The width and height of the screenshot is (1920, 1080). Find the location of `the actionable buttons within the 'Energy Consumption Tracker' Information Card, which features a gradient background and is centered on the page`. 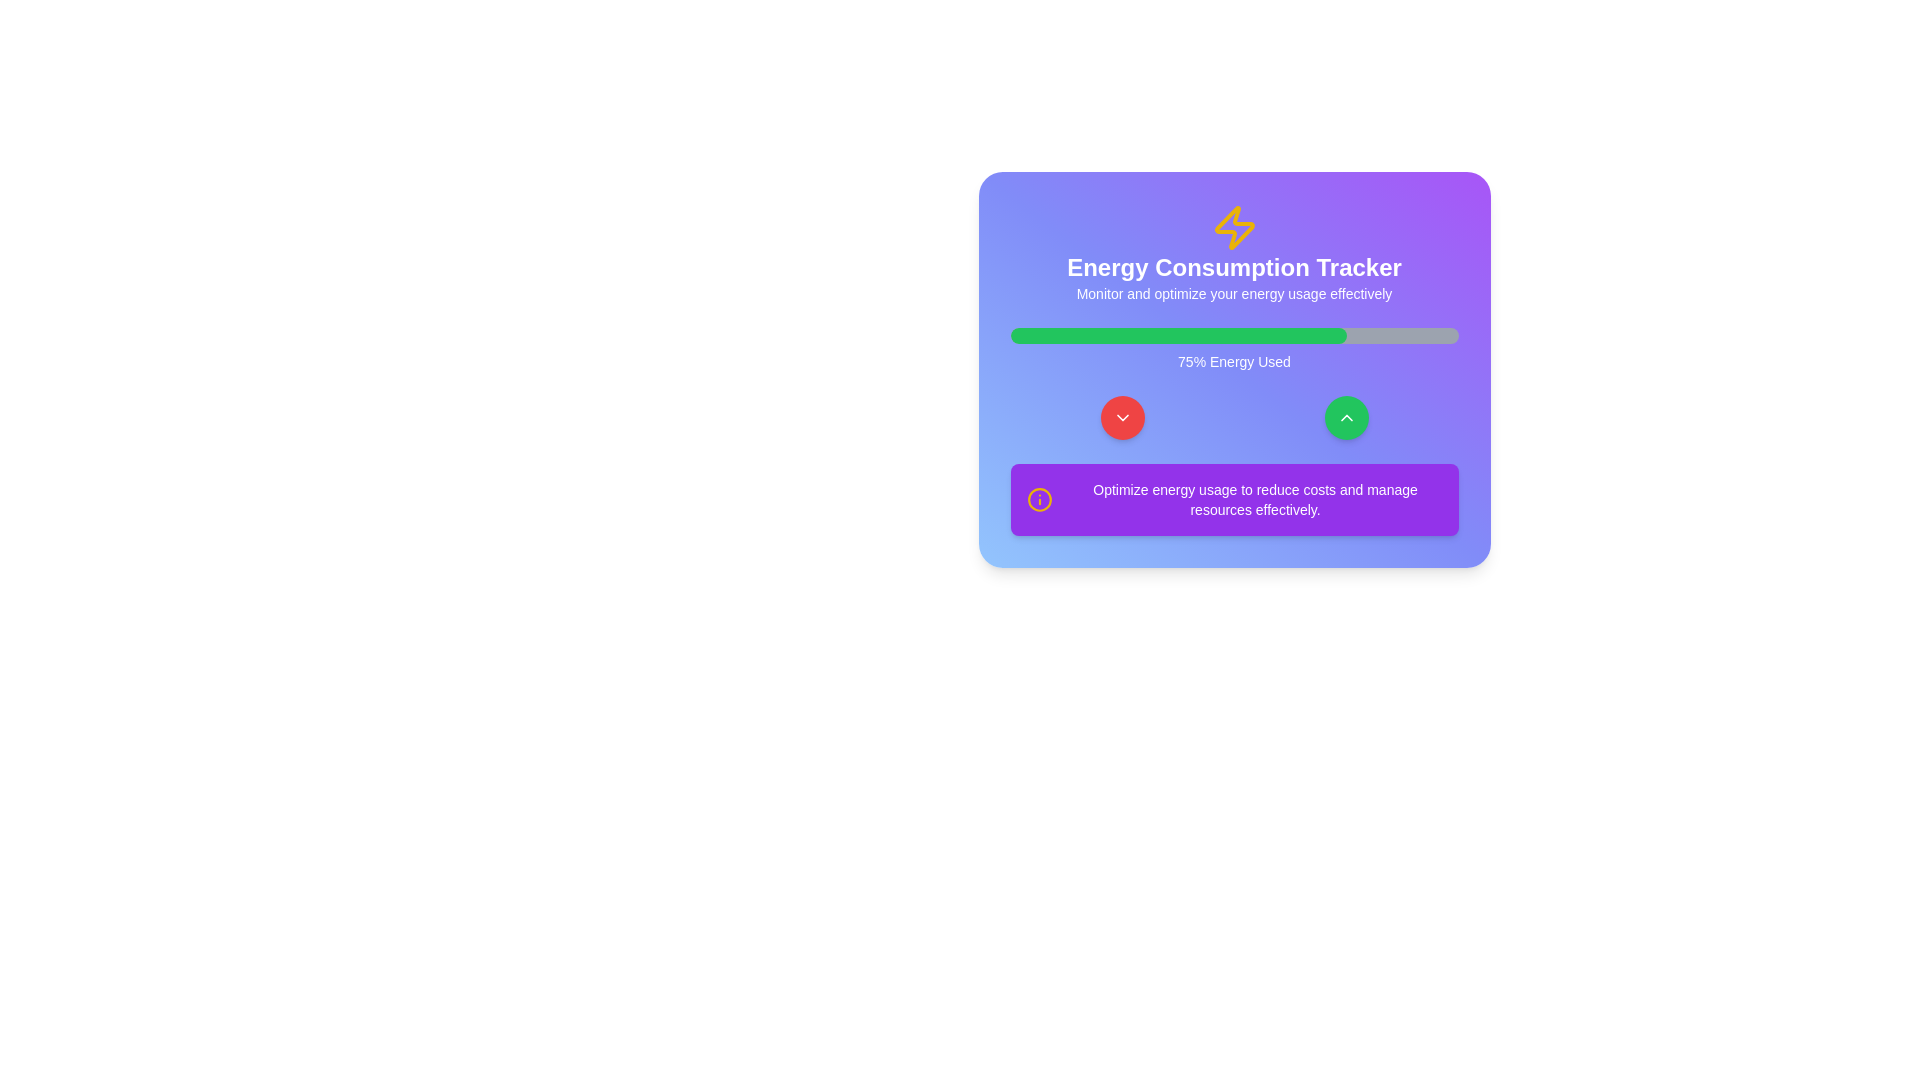

the actionable buttons within the 'Energy Consumption Tracker' Information Card, which features a gradient background and is centered on the page is located at coordinates (1233, 370).